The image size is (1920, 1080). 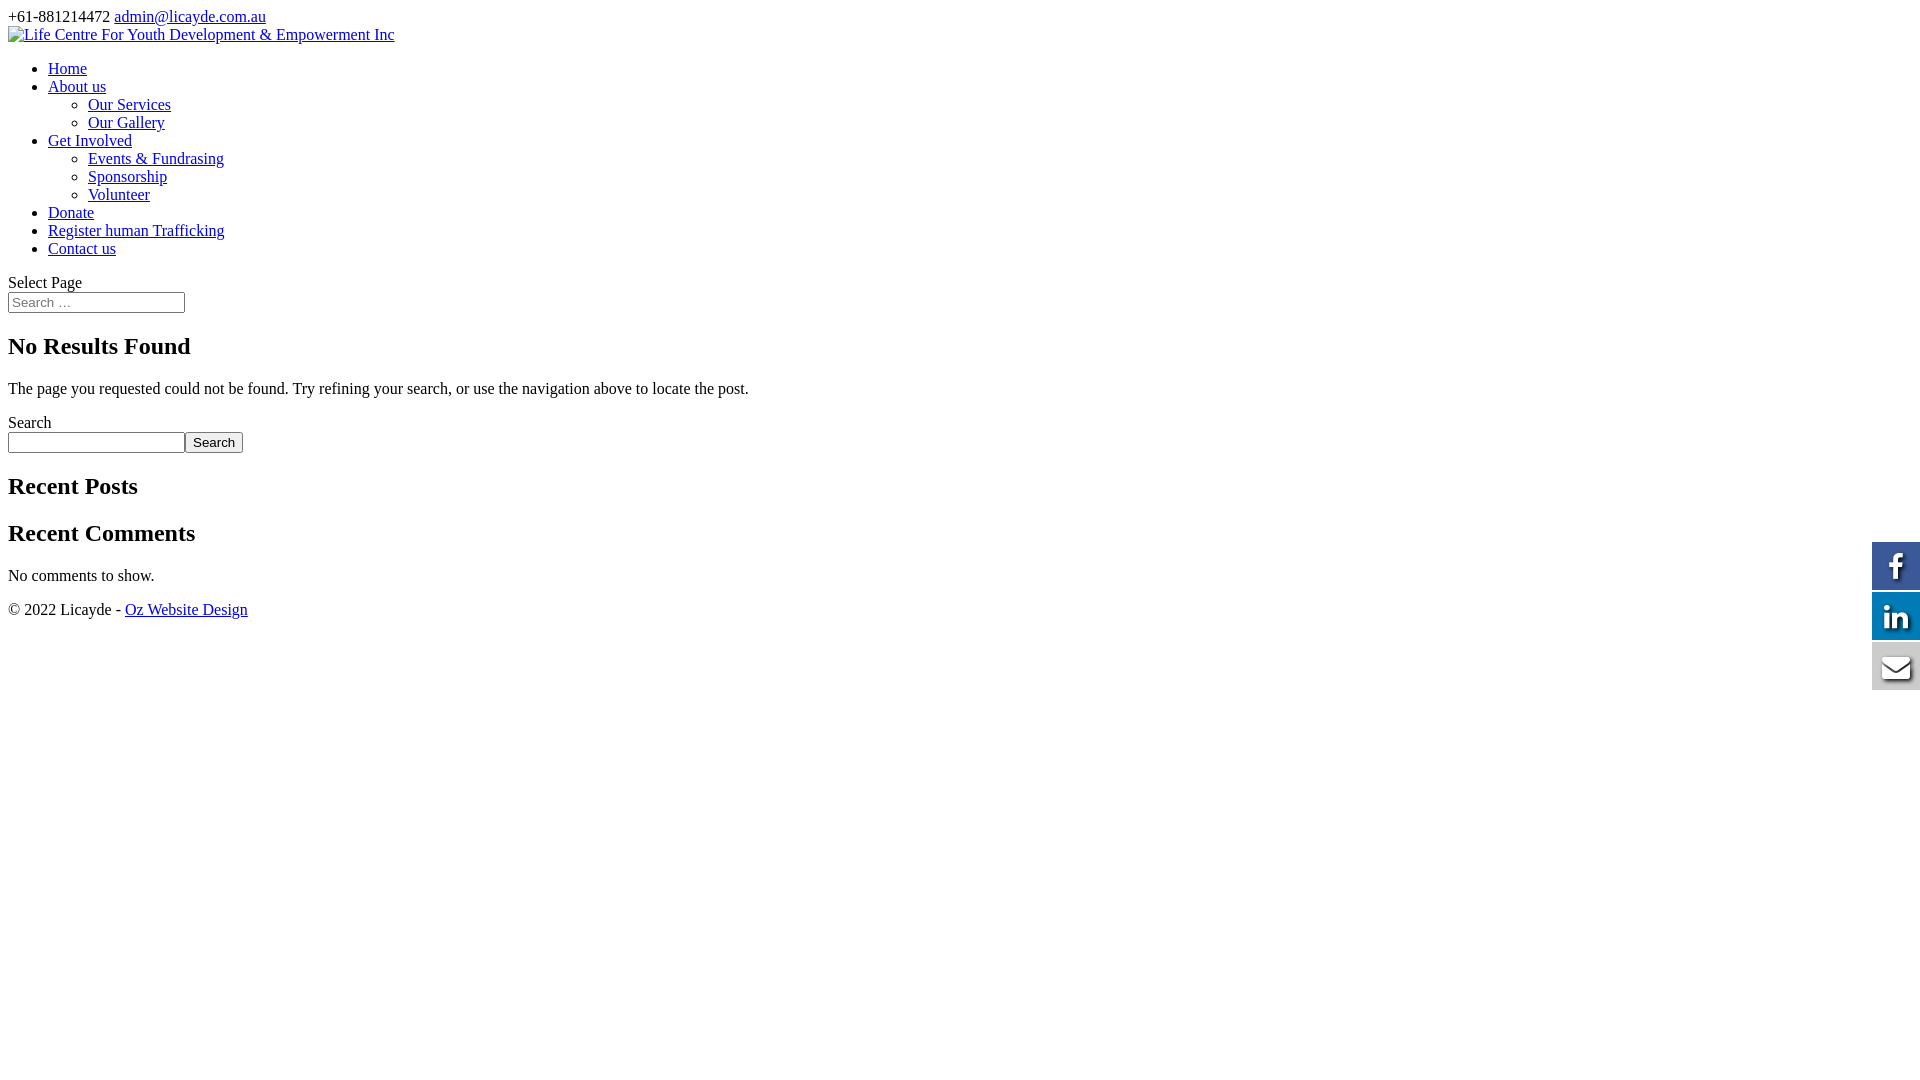 What do you see at coordinates (190, 16) in the screenshot?
I see `'admin@licayde.com.au'` at bounding box center [190, 16].